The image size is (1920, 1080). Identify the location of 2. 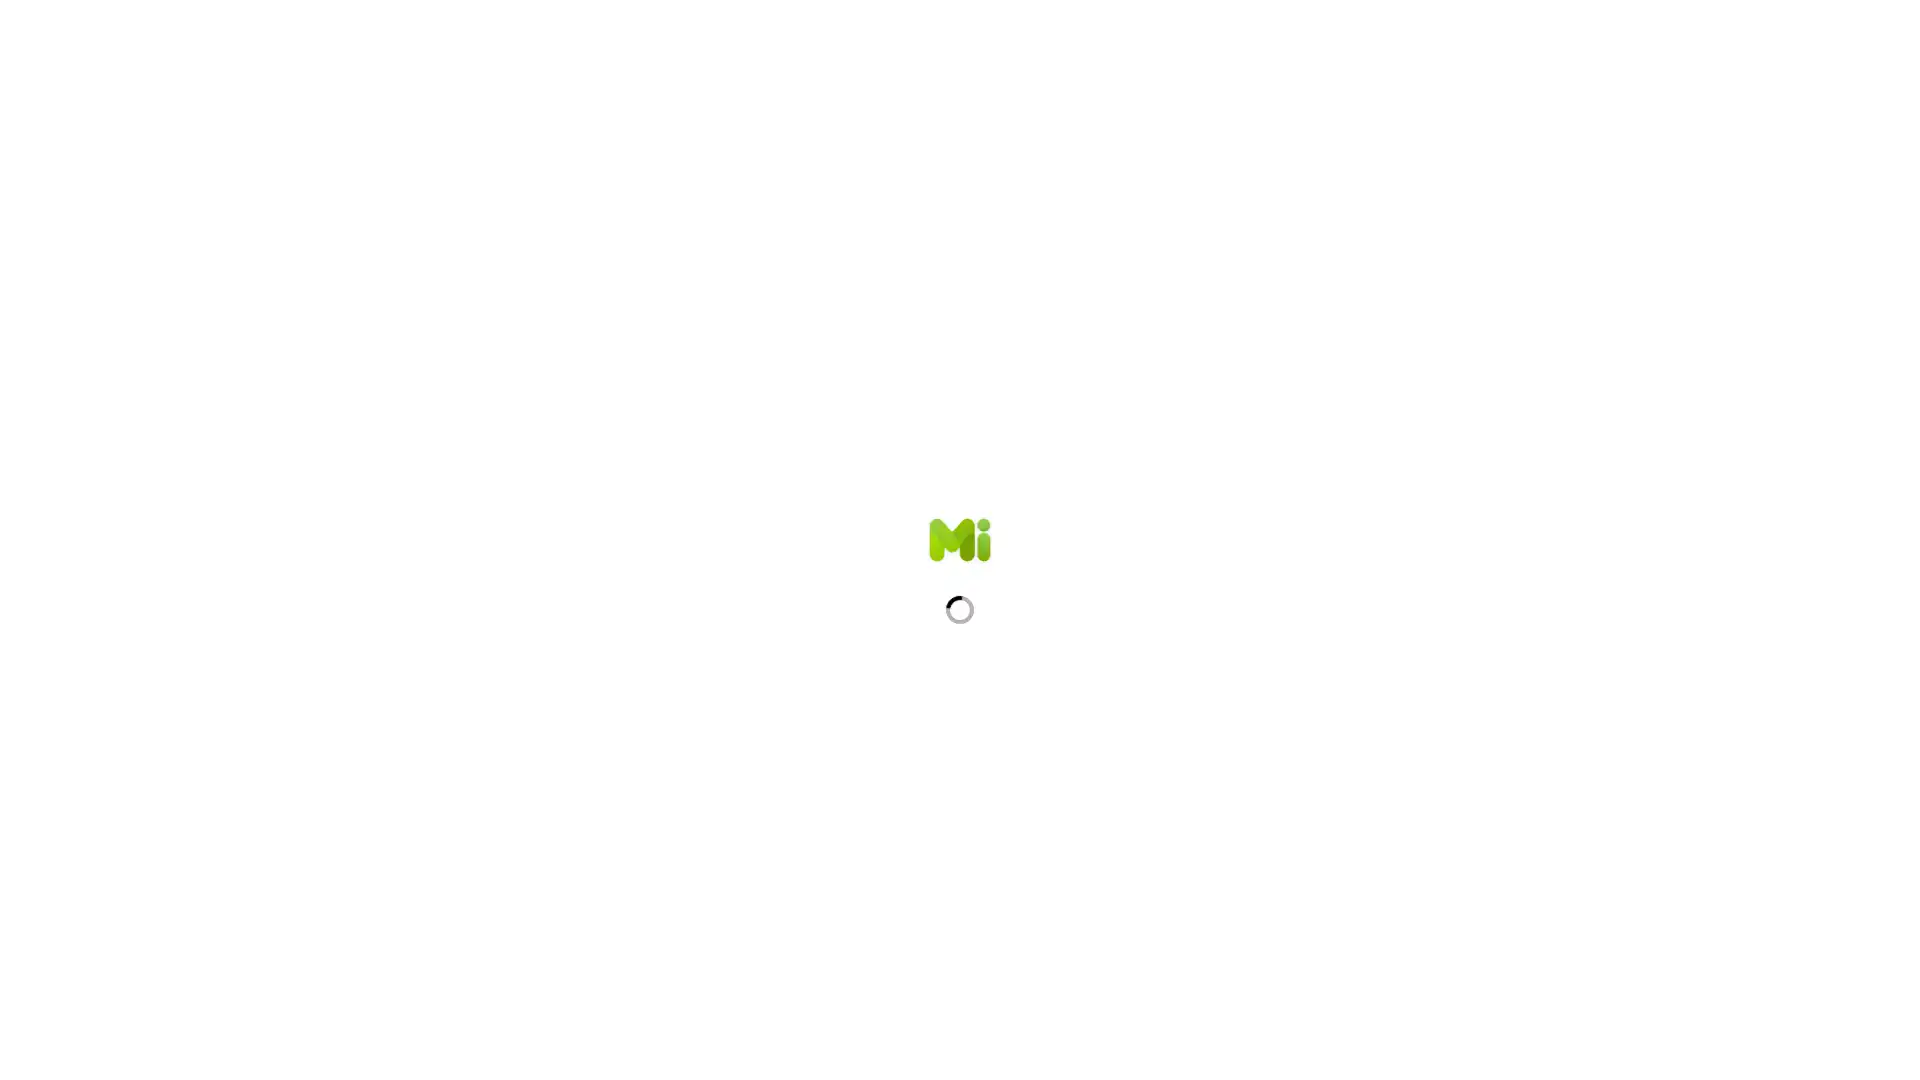
(628, 690).